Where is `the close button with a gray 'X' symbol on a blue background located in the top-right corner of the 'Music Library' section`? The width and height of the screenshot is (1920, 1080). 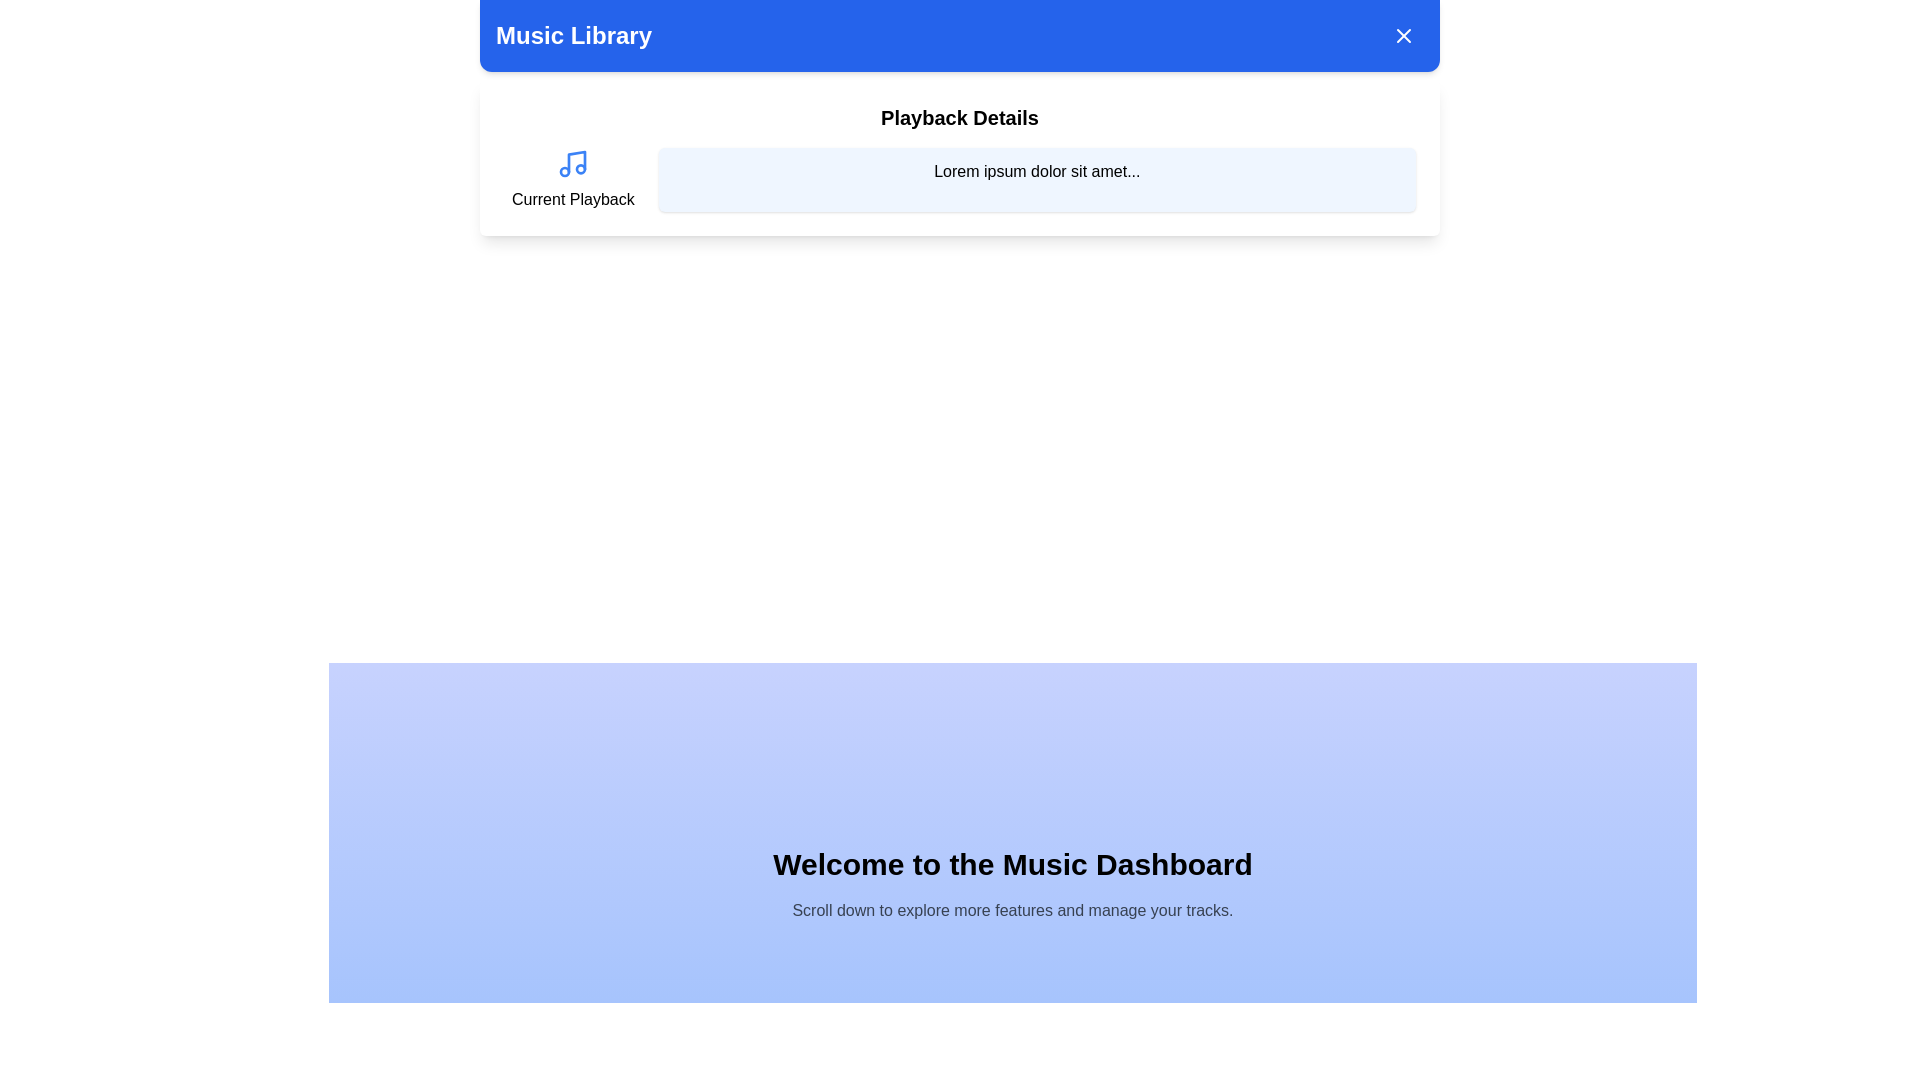 the close button with a gray 'X' symbol on a blue background located in the top-right corner of the 'Music Library' section is located at coordinates (1402, 35).